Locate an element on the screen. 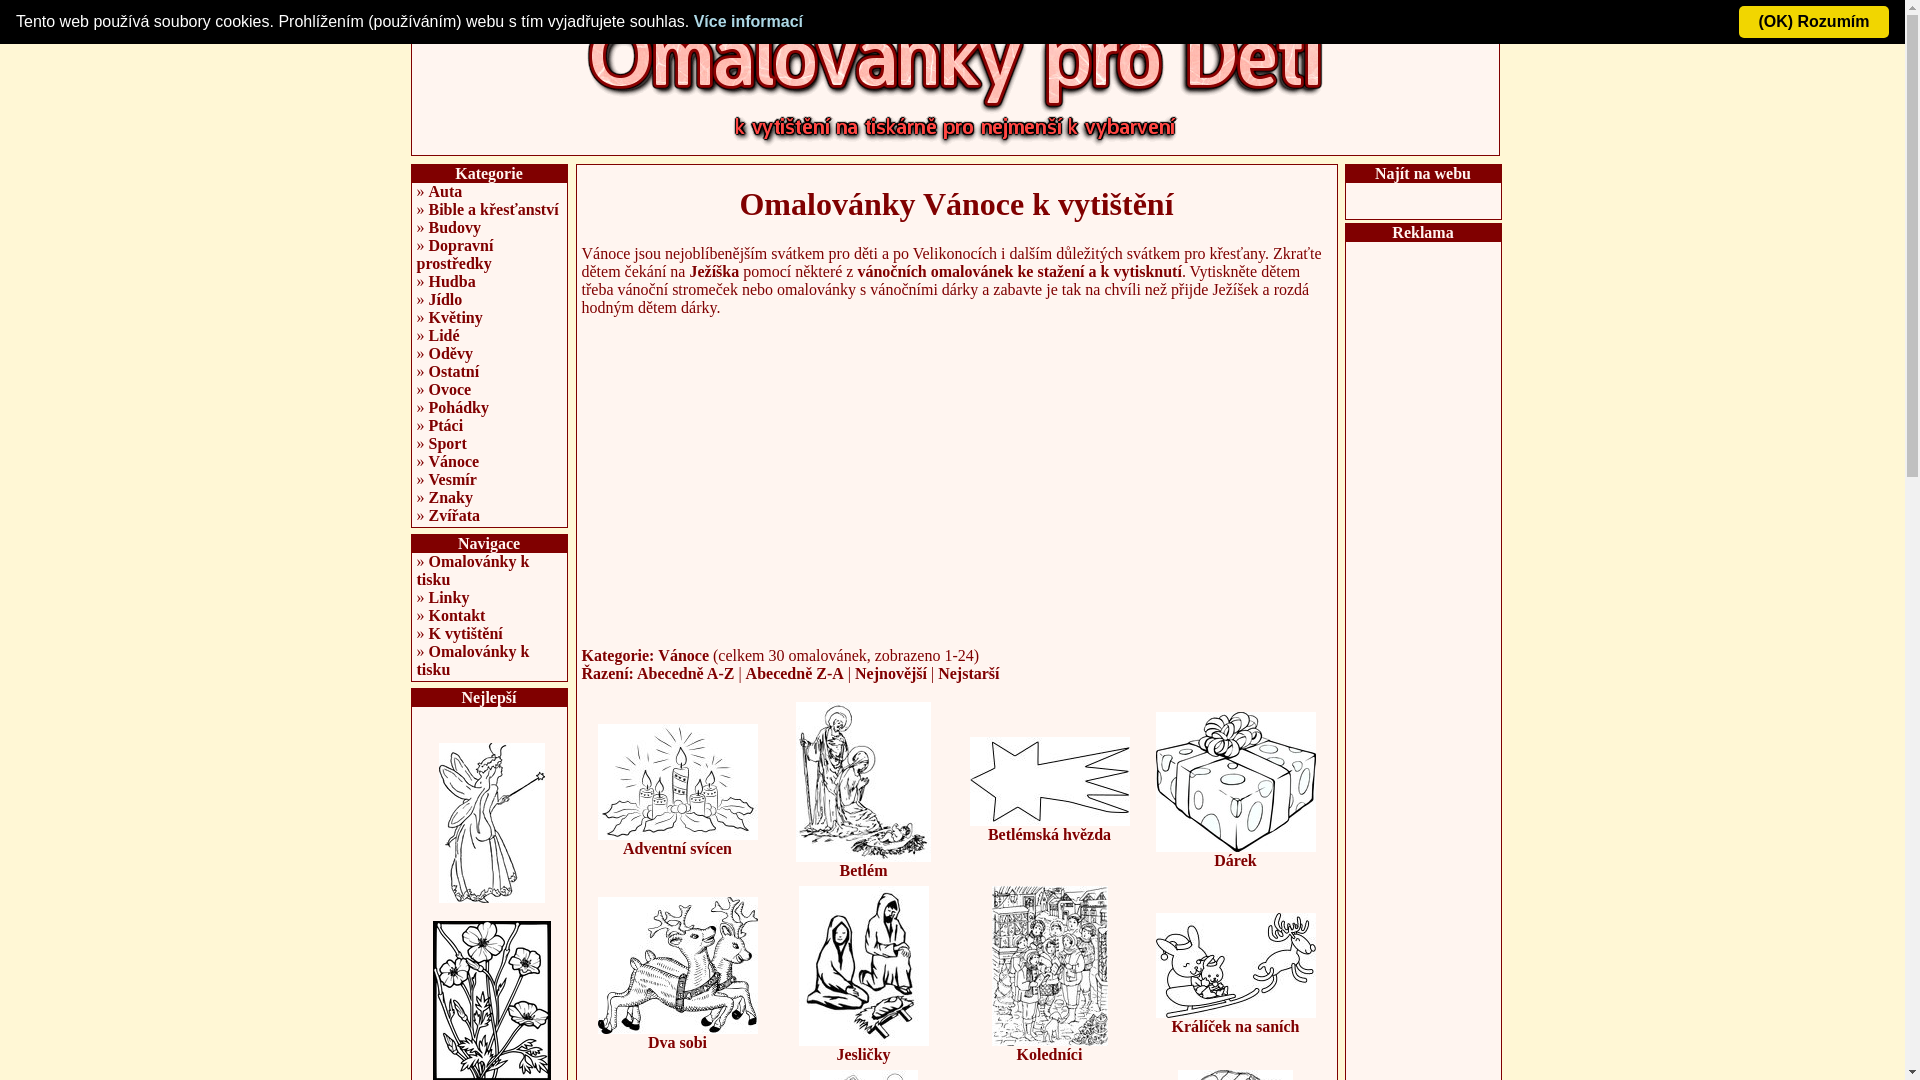  'Auta' is located at coordinates (444, 191).